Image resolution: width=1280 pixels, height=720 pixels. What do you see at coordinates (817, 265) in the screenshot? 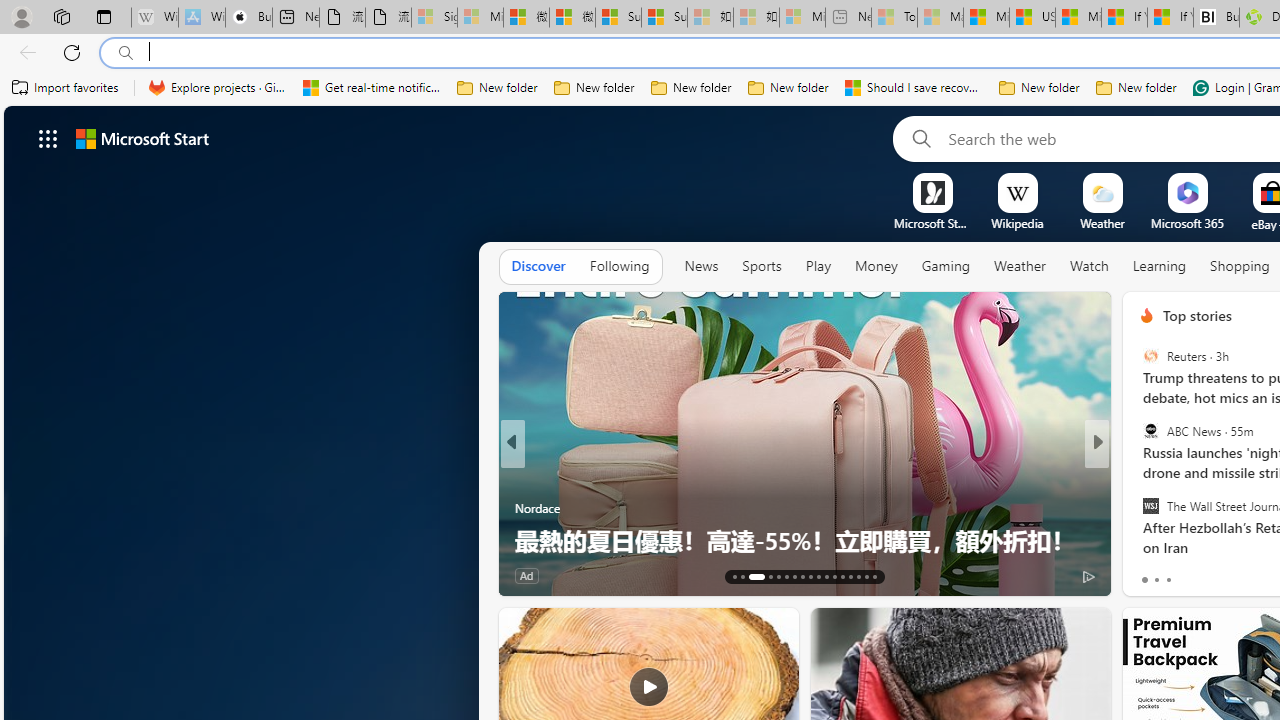
I see `'Play'` at bounding box center [817, 265].